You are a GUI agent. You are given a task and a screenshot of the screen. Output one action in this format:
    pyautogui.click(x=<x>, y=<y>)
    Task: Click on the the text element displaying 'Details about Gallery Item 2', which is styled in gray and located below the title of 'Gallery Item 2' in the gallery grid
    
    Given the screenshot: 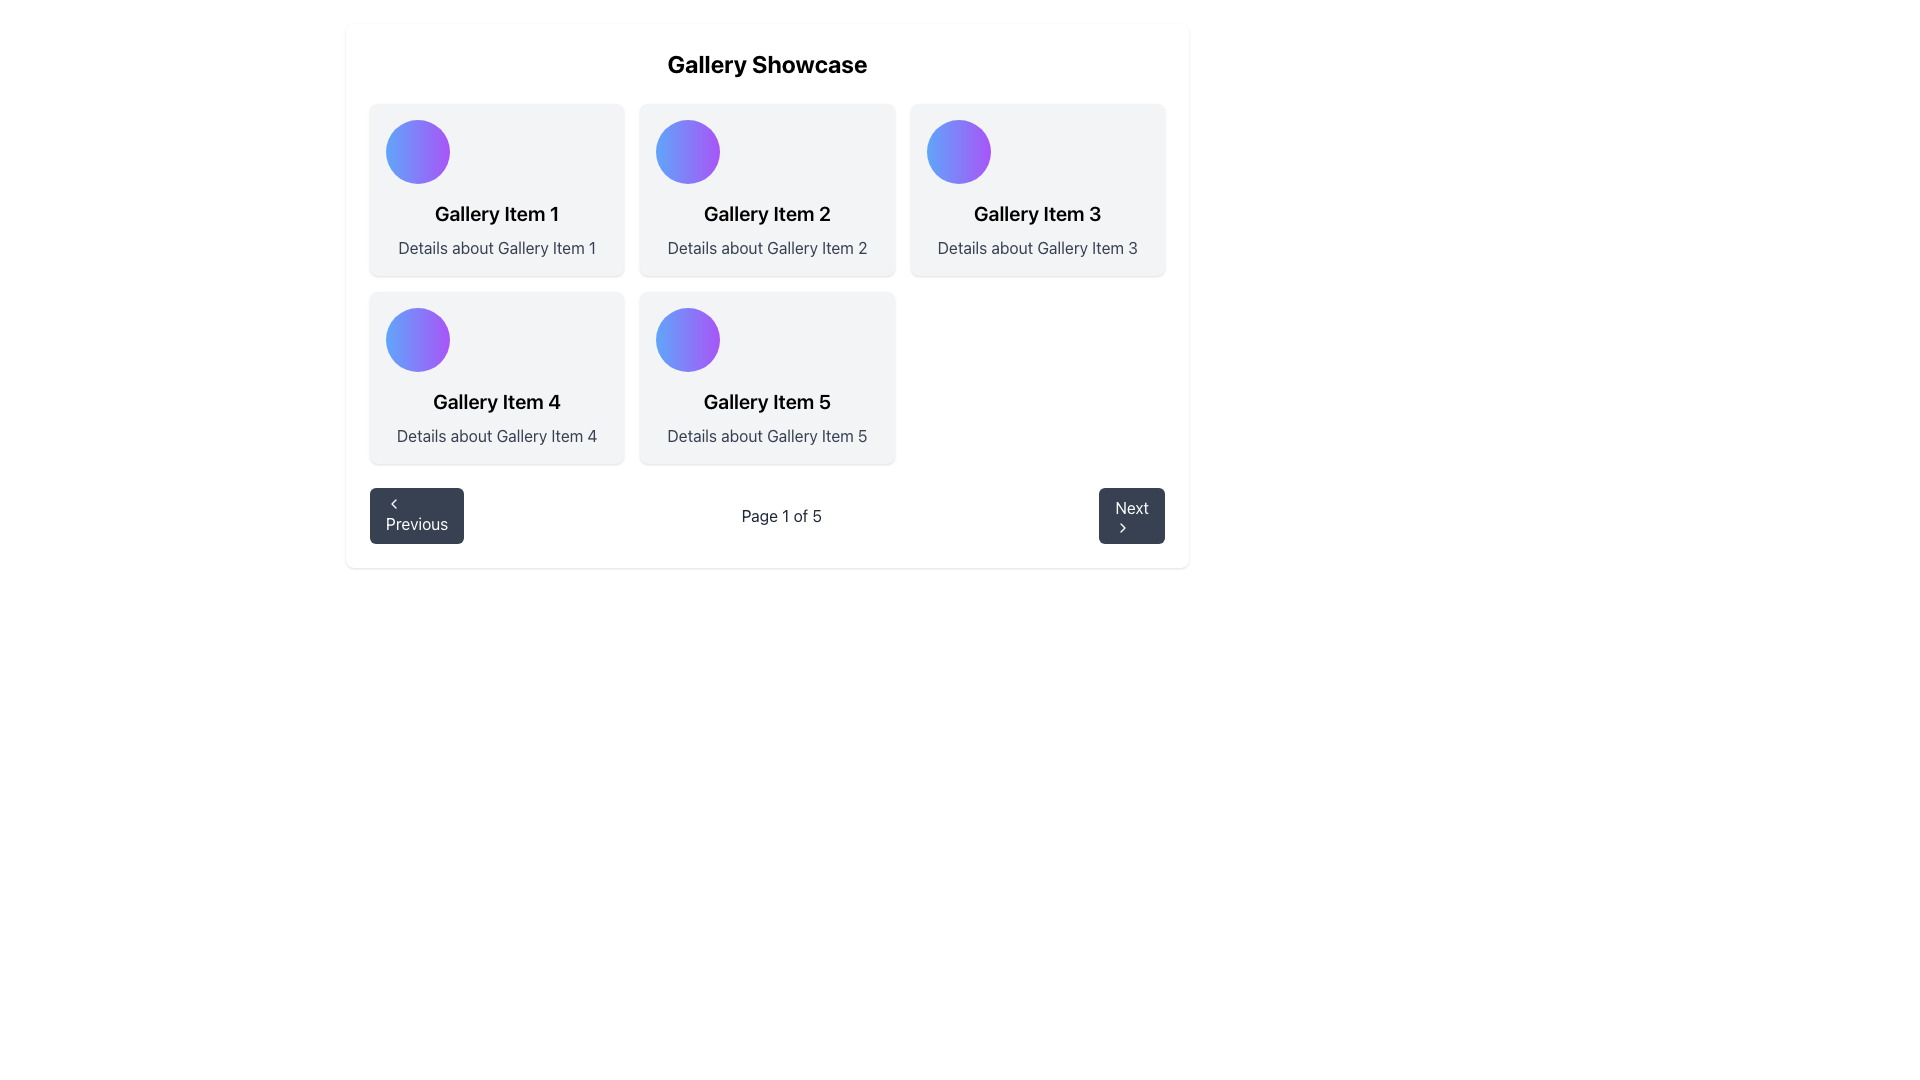 What is the action you would take?
    pyautogui.click(x=766, y=246)
    